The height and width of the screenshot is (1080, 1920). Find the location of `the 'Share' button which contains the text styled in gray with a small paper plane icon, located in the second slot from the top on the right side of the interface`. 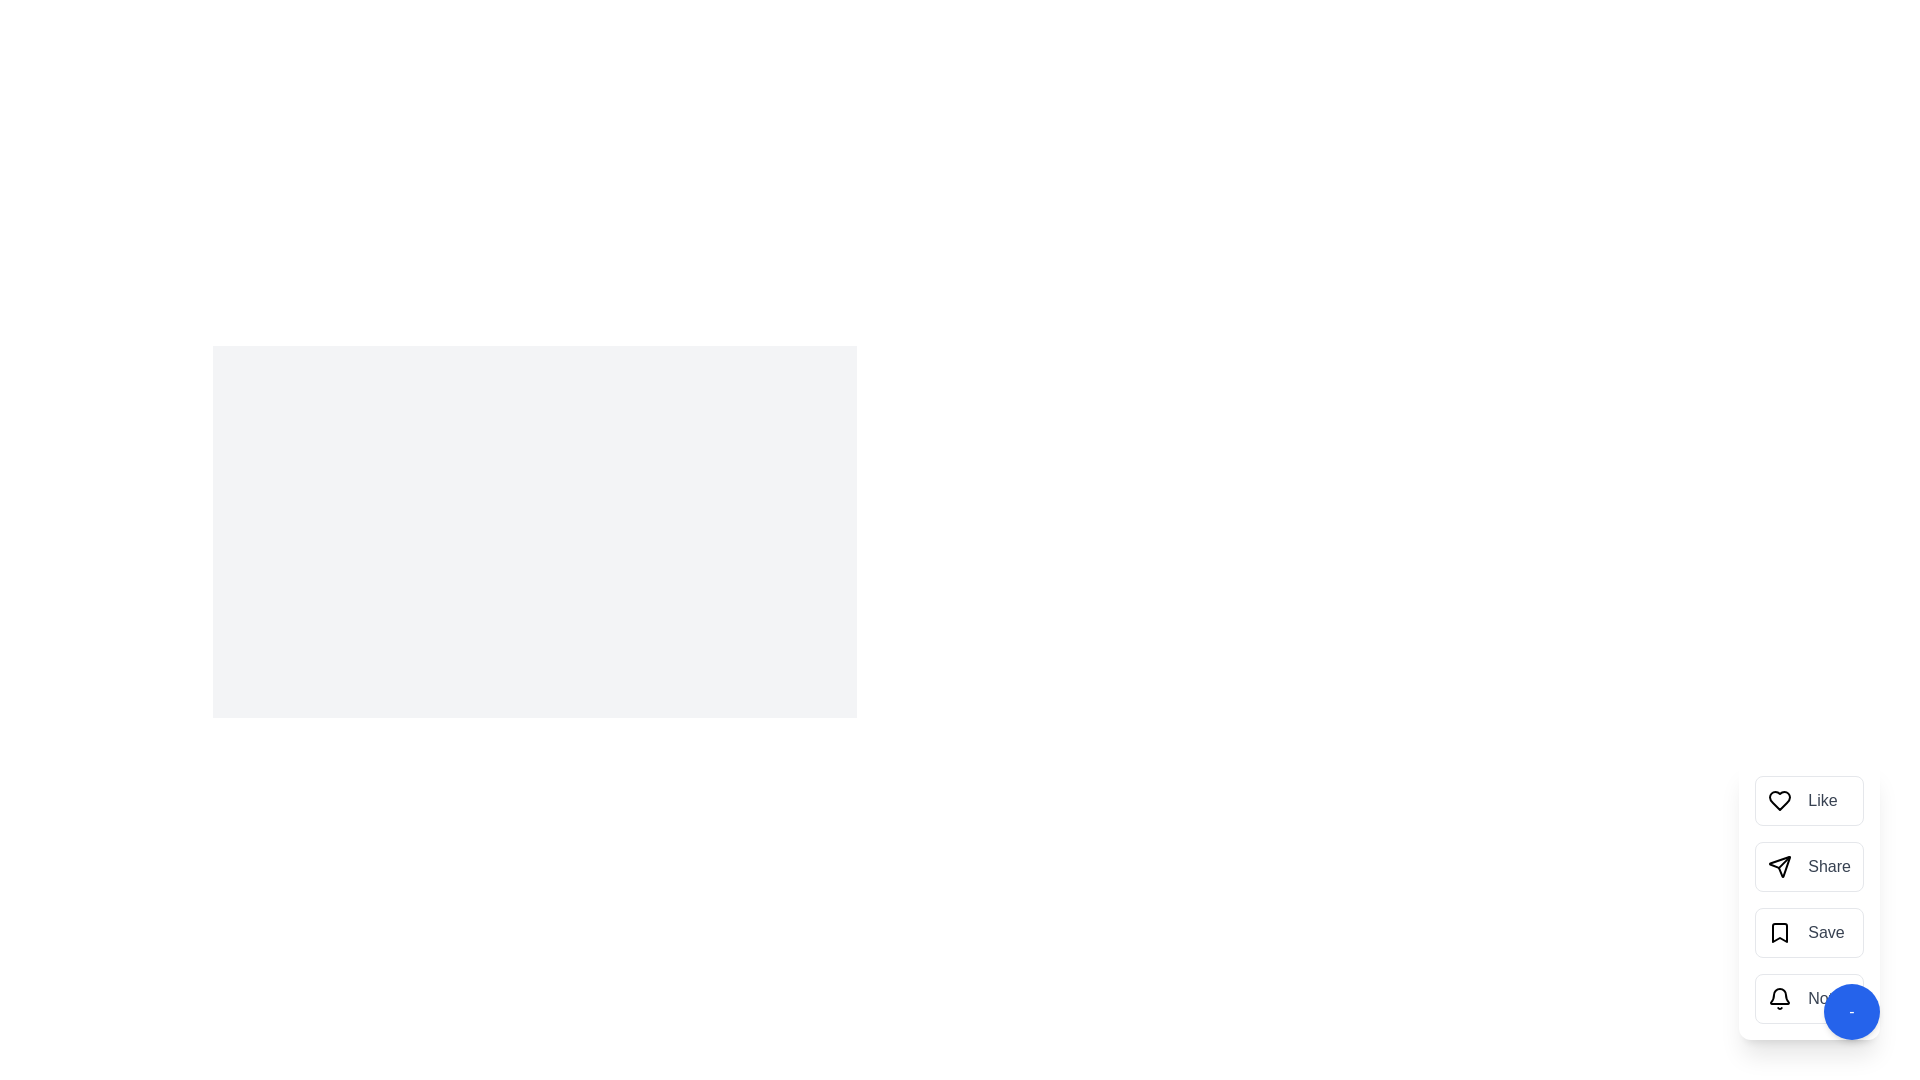

the 'Share' button which contains the text styled in gray with a small paper plane icon, located in the second slot from the top on the right side of the interface is located at coordinates (1829, 866).